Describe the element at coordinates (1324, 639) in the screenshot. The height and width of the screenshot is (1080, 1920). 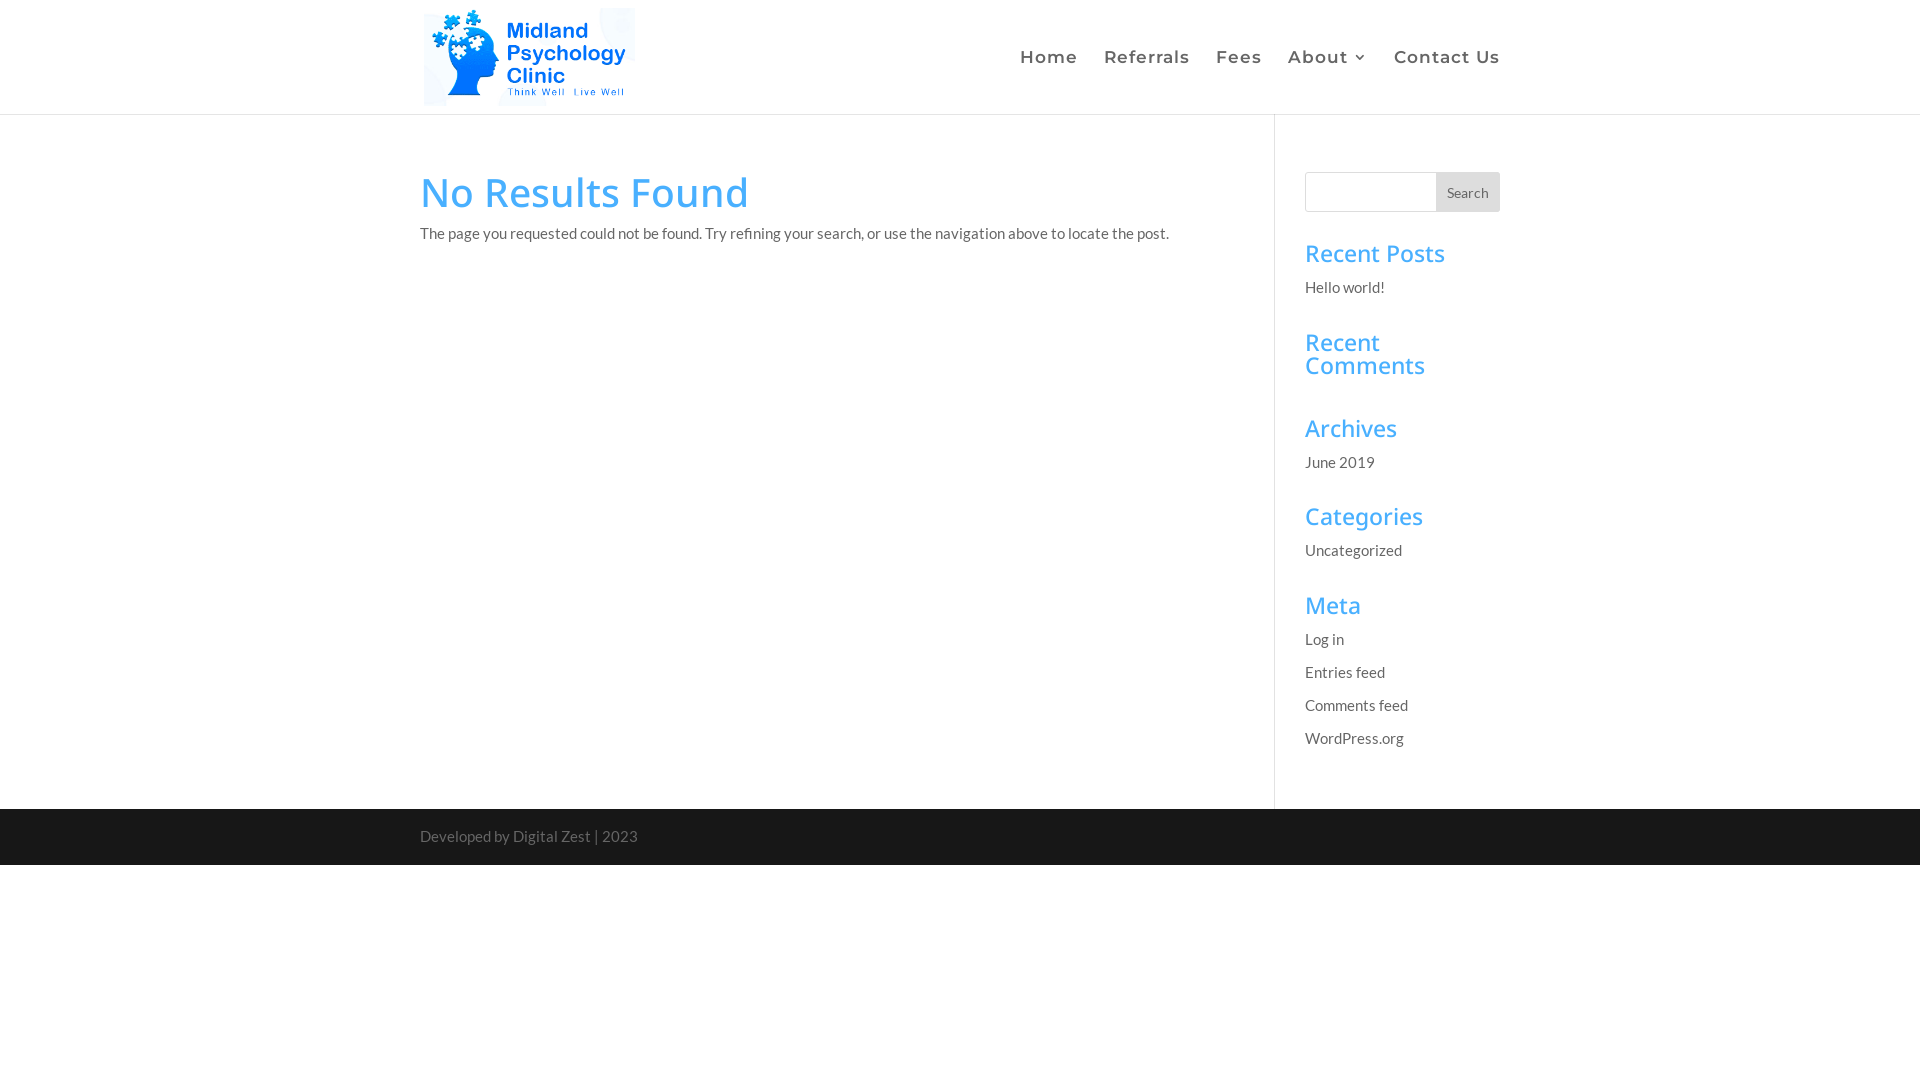
I see `'Log in'` at that location.